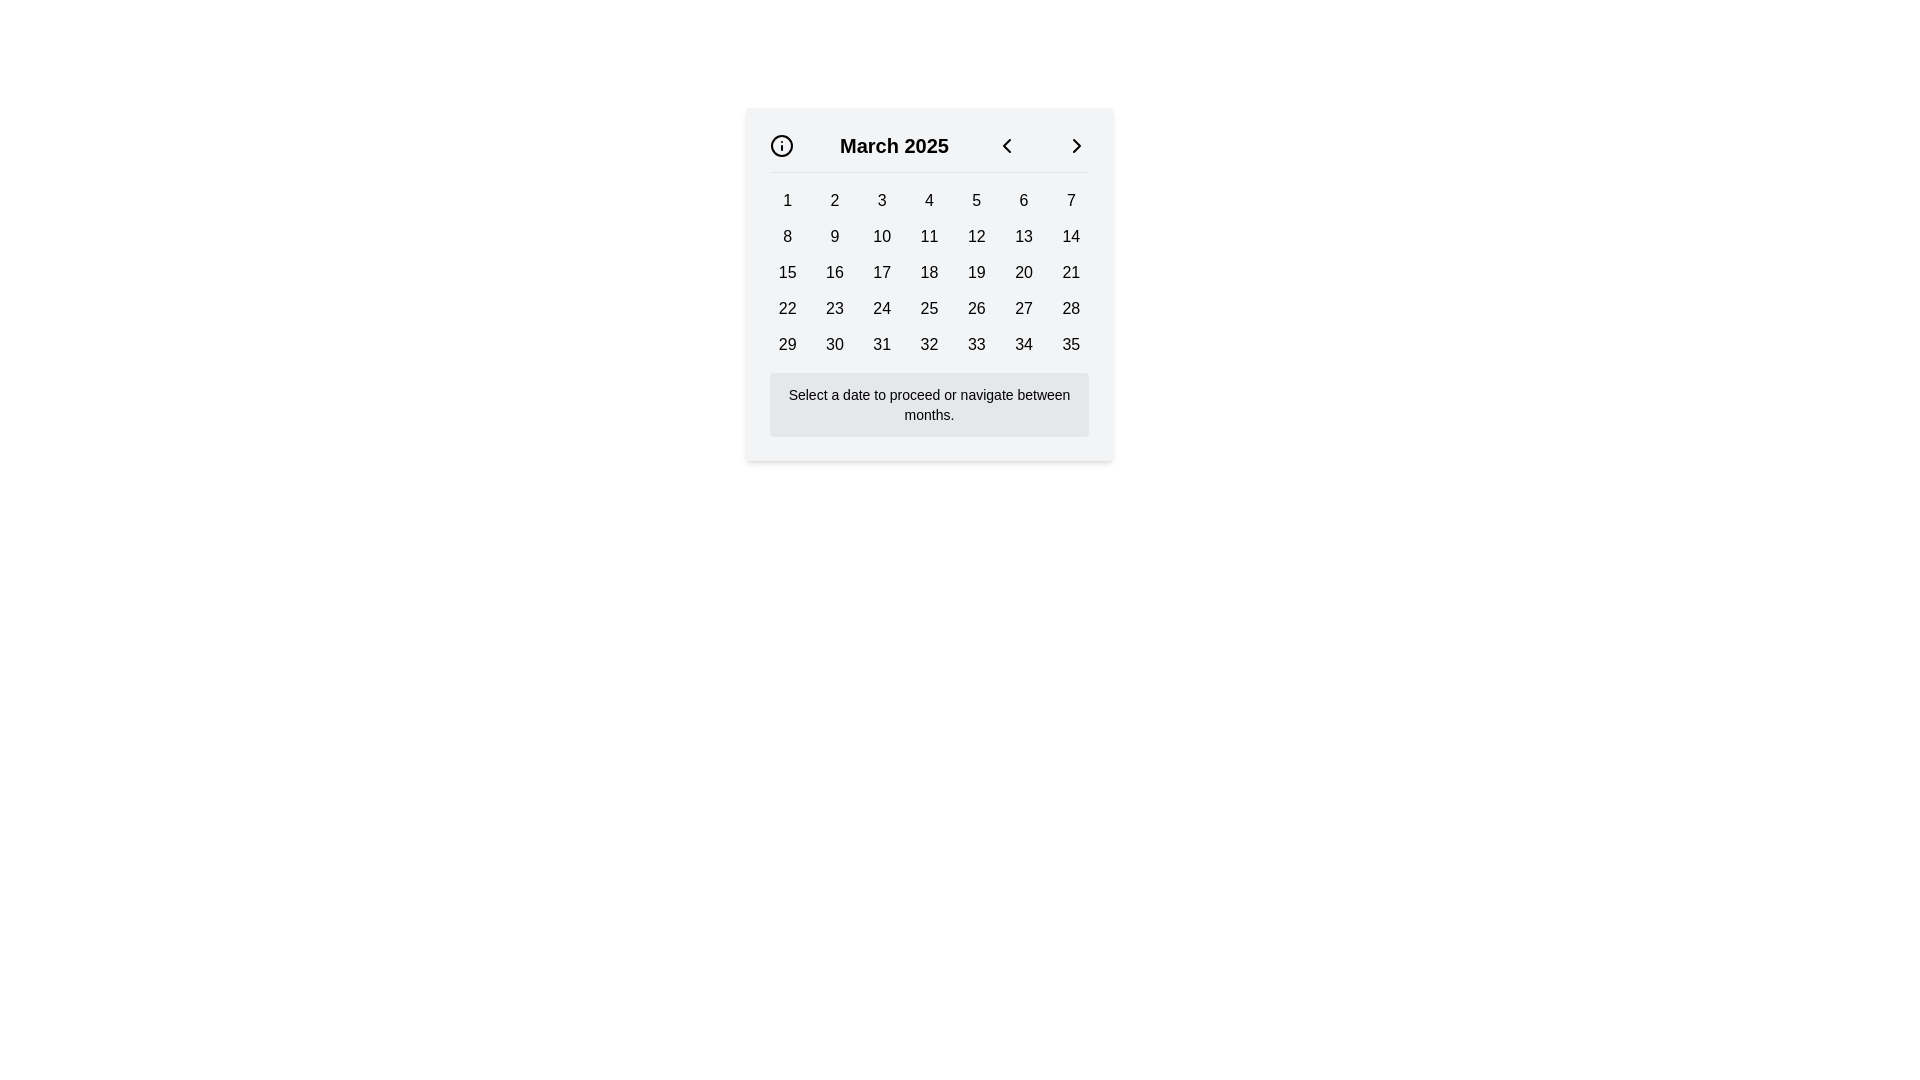 The width and height of the screenshot is (1920, 1080). Describe the element at coordinates (781, 145) in the screenshot. I see `the information button located to the left of the text 'March 2025' in the calendar header` at that location.